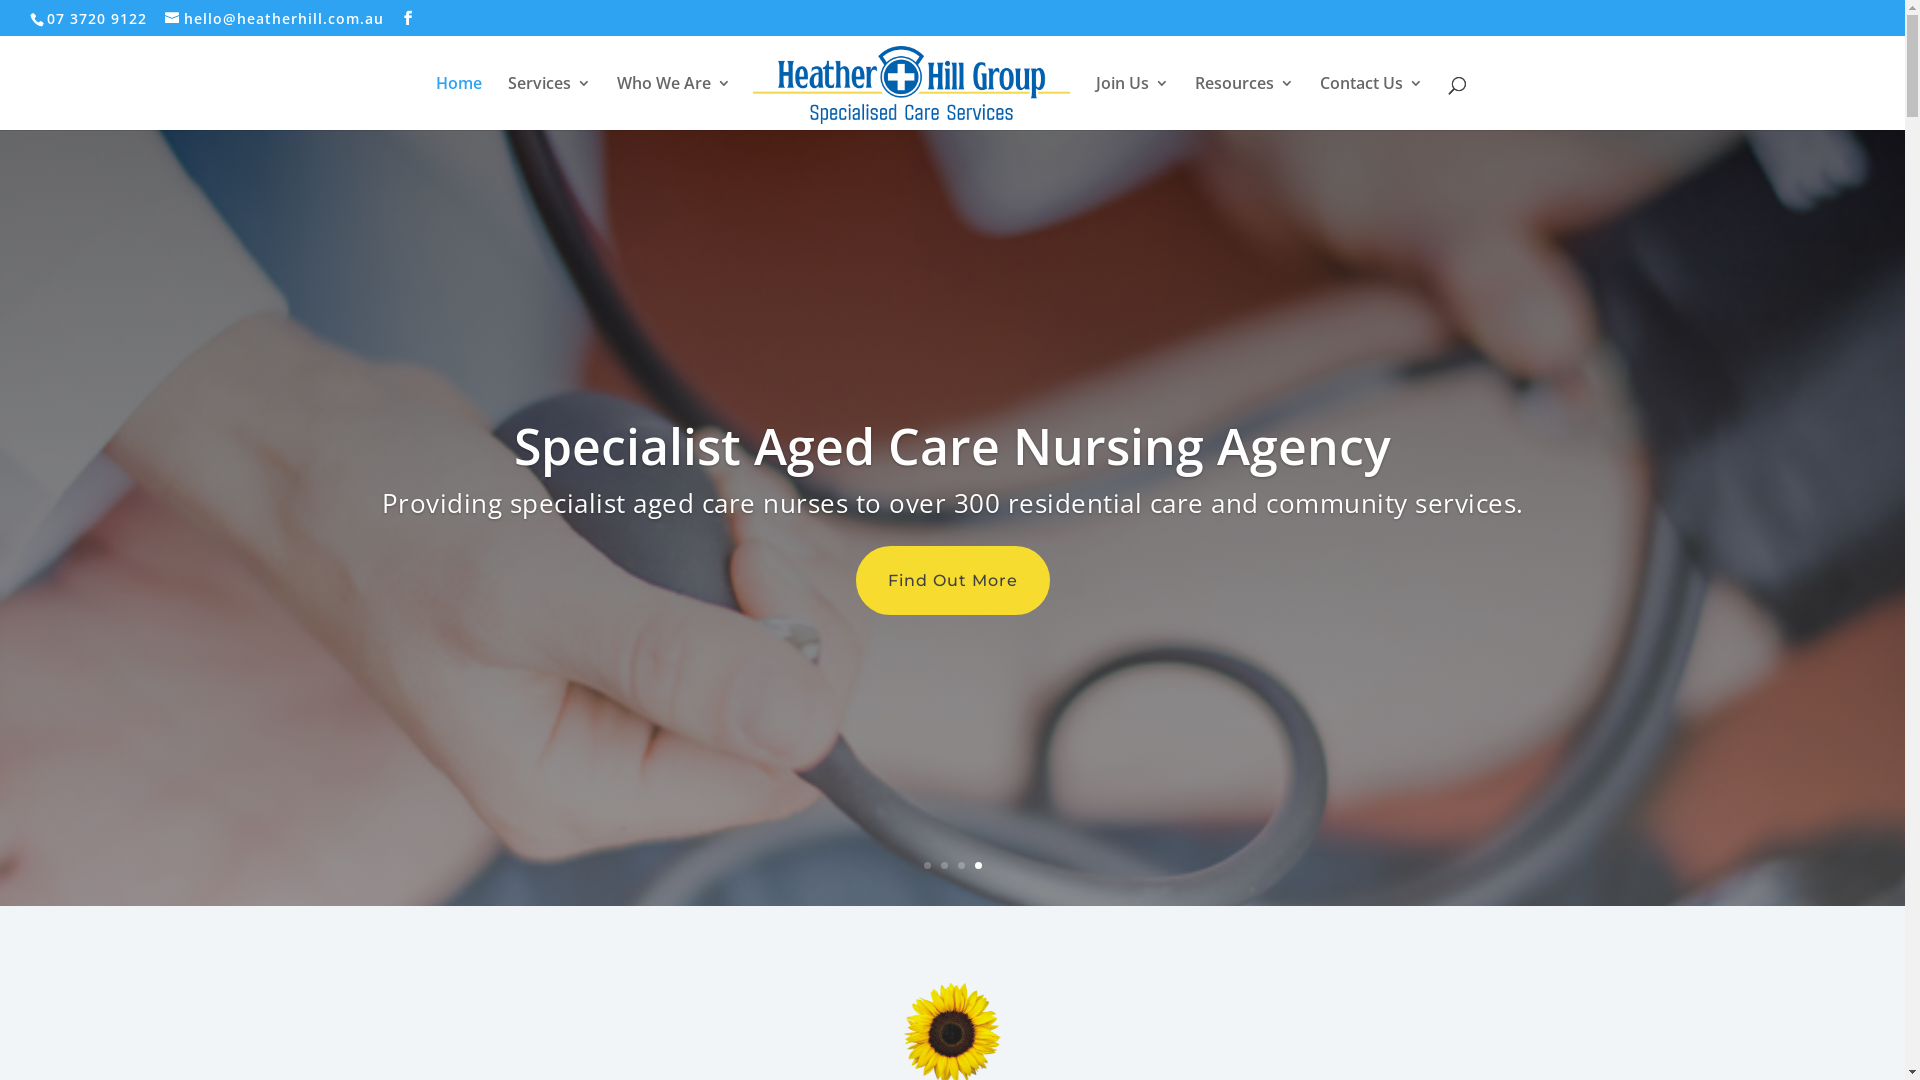  Describe the element at coordinates (1370, 103) in the screenshot. I see `'Contact Us'` at that location.